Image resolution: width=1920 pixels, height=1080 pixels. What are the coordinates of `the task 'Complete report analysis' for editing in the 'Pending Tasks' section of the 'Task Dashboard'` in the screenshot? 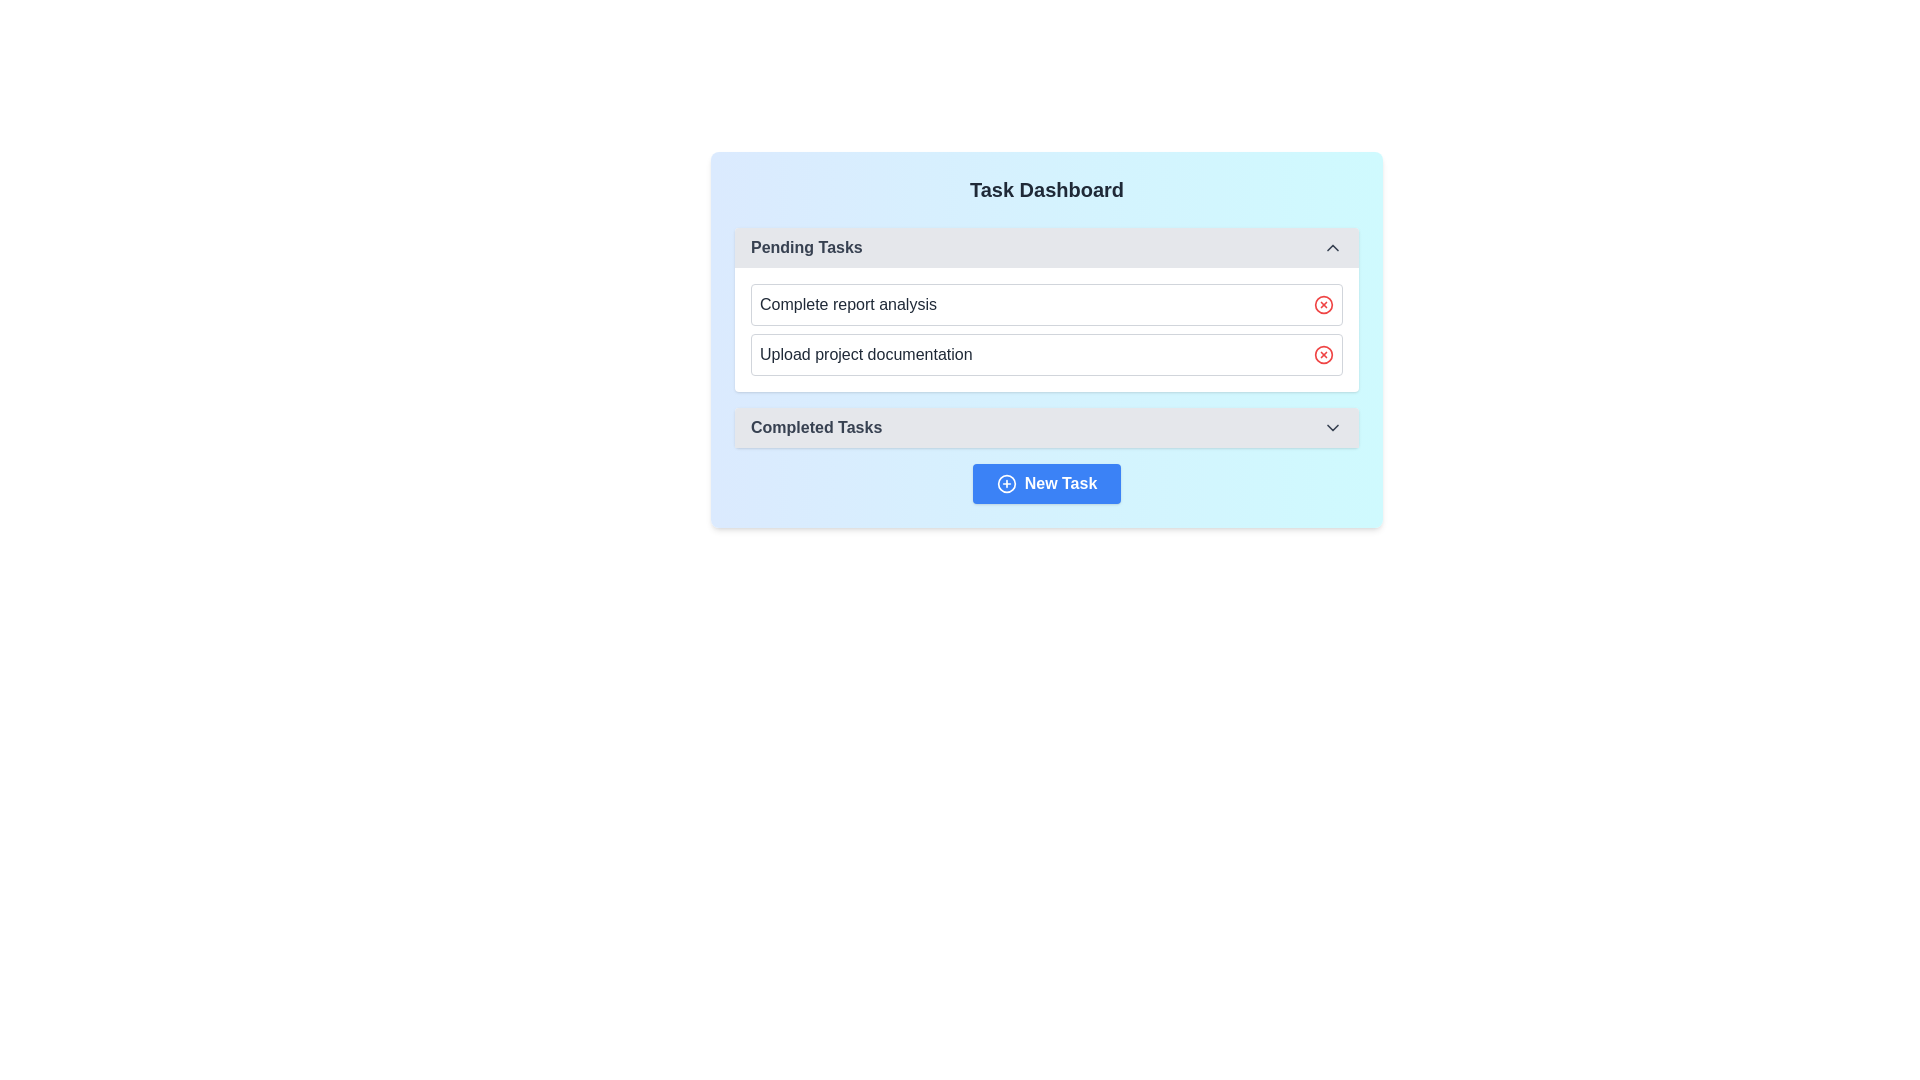 It's located at (1045, 329).